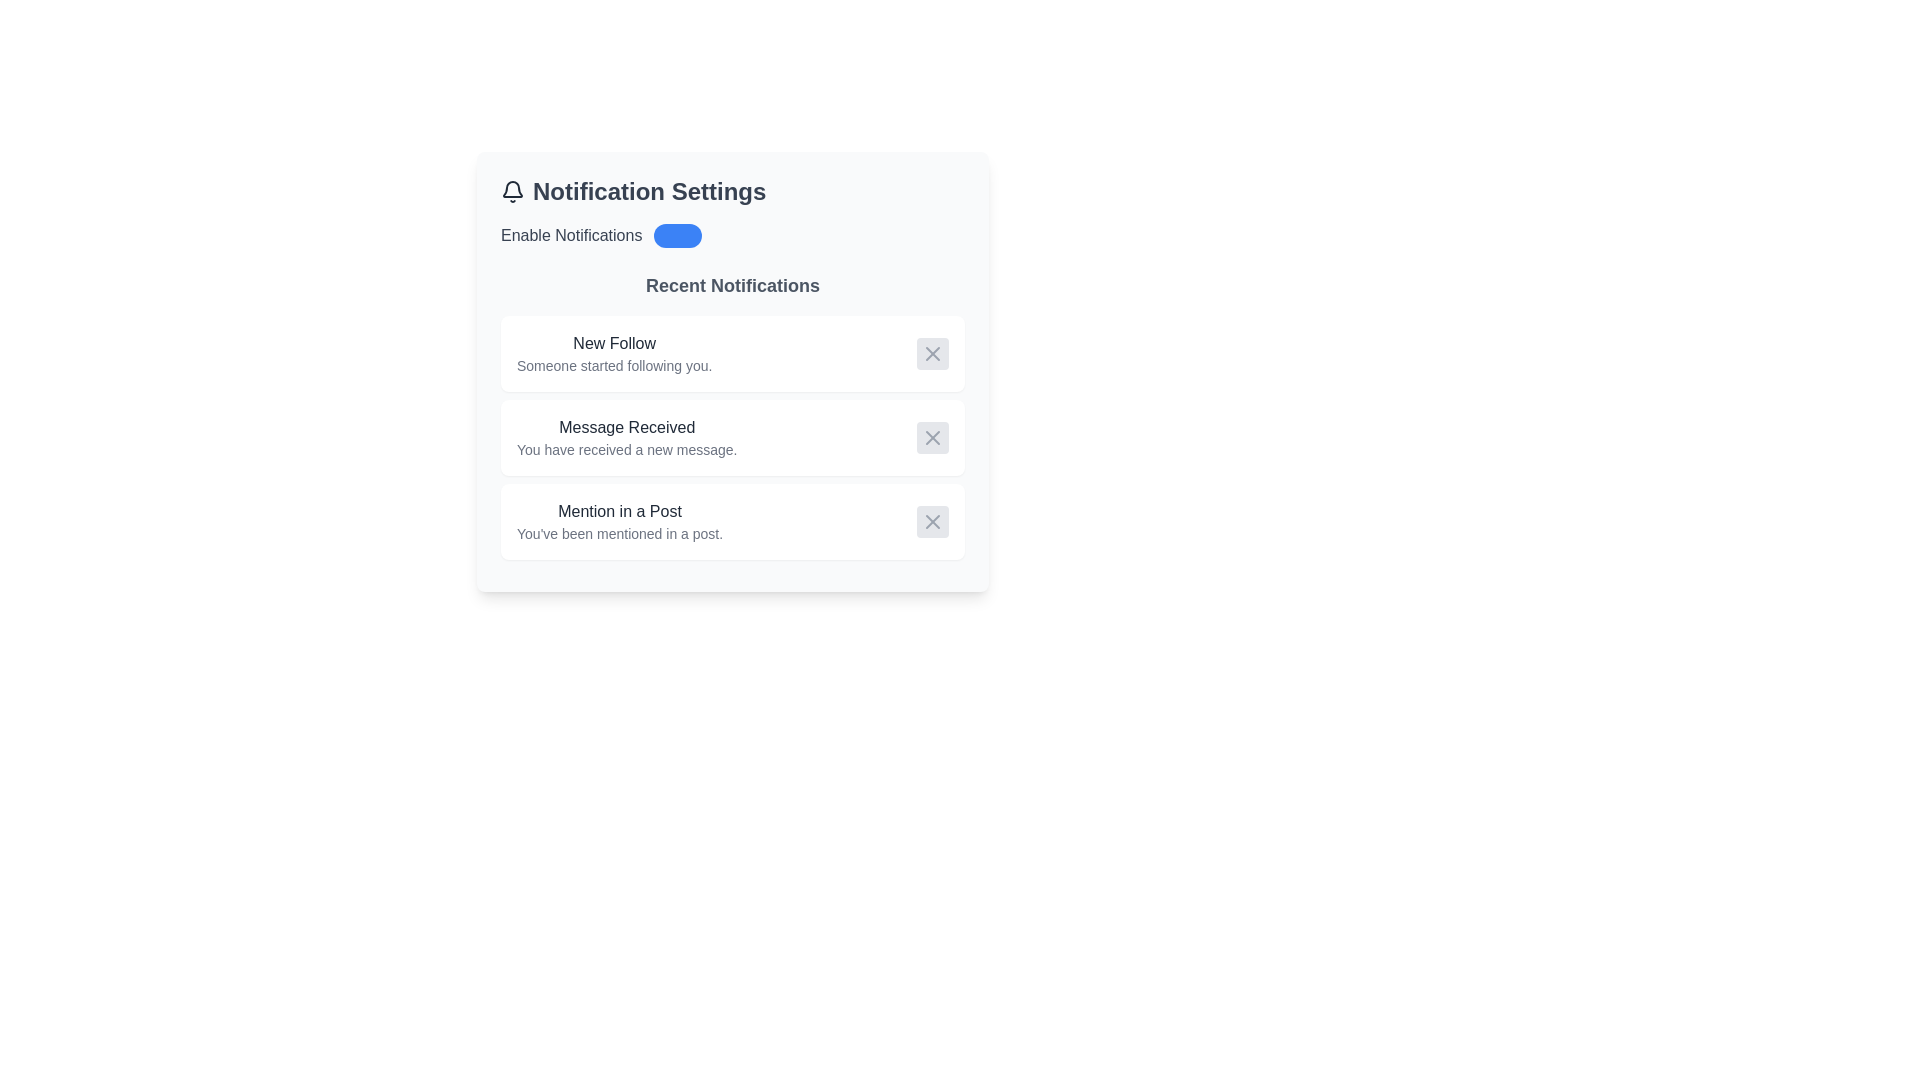 The width and height of the screenshot is (1920, 1080). Describe the element at coordinates (732, 520) in the screenshot. I see `the third notification in the 'Recent Notifications' section, which informs the user about being mentioned in a post` at that location.